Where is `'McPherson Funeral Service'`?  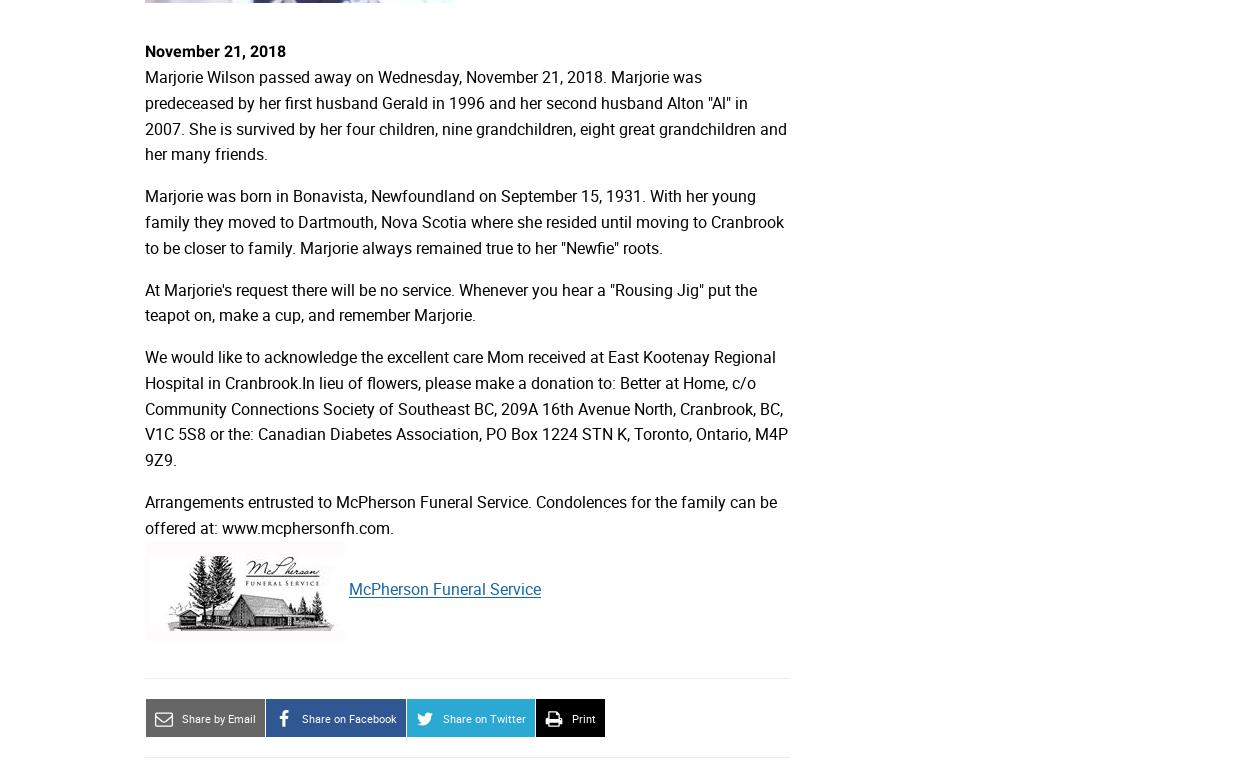 'McPherson Funeral Service' is located at coordinates (444, 589).